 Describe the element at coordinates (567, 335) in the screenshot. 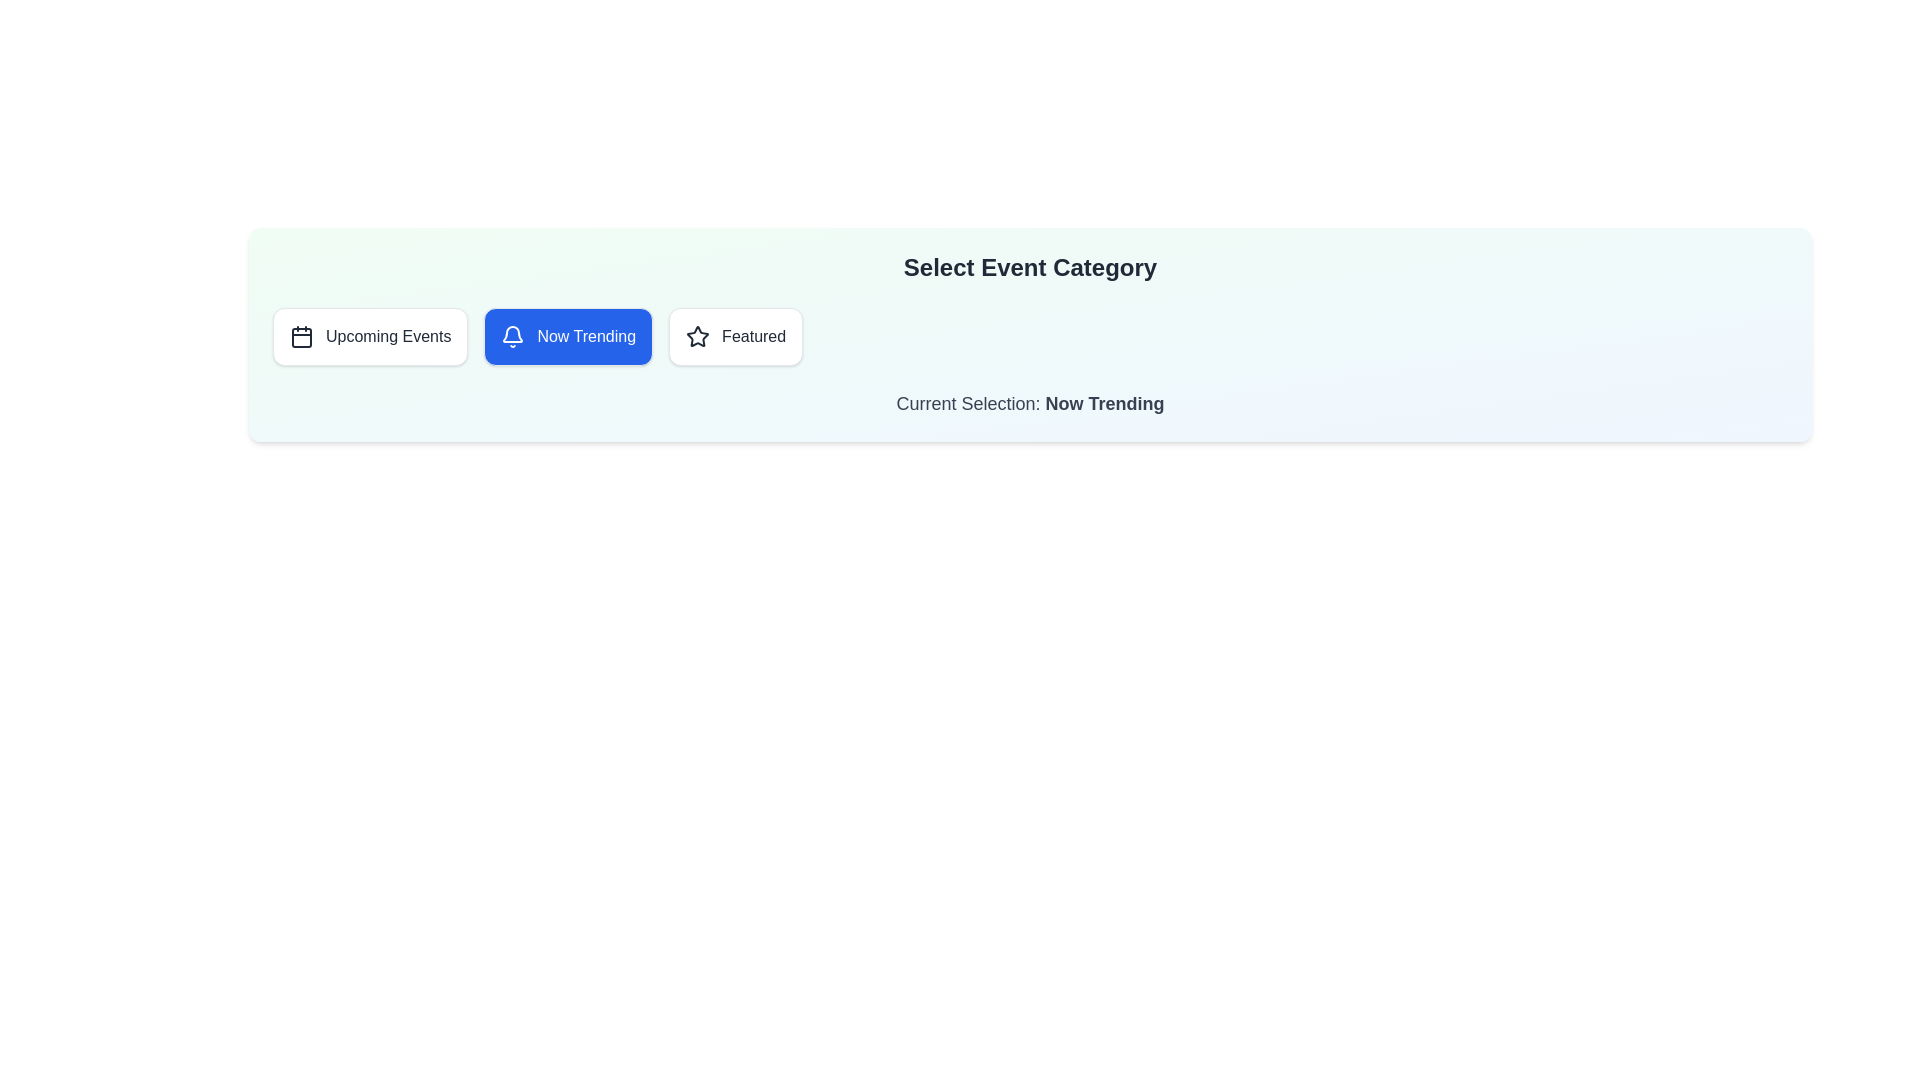

I see `the 'Now Trending' button located centrally between the 'Upcoming Events' and 'Featured' buttons to observe hover effects` at that location.